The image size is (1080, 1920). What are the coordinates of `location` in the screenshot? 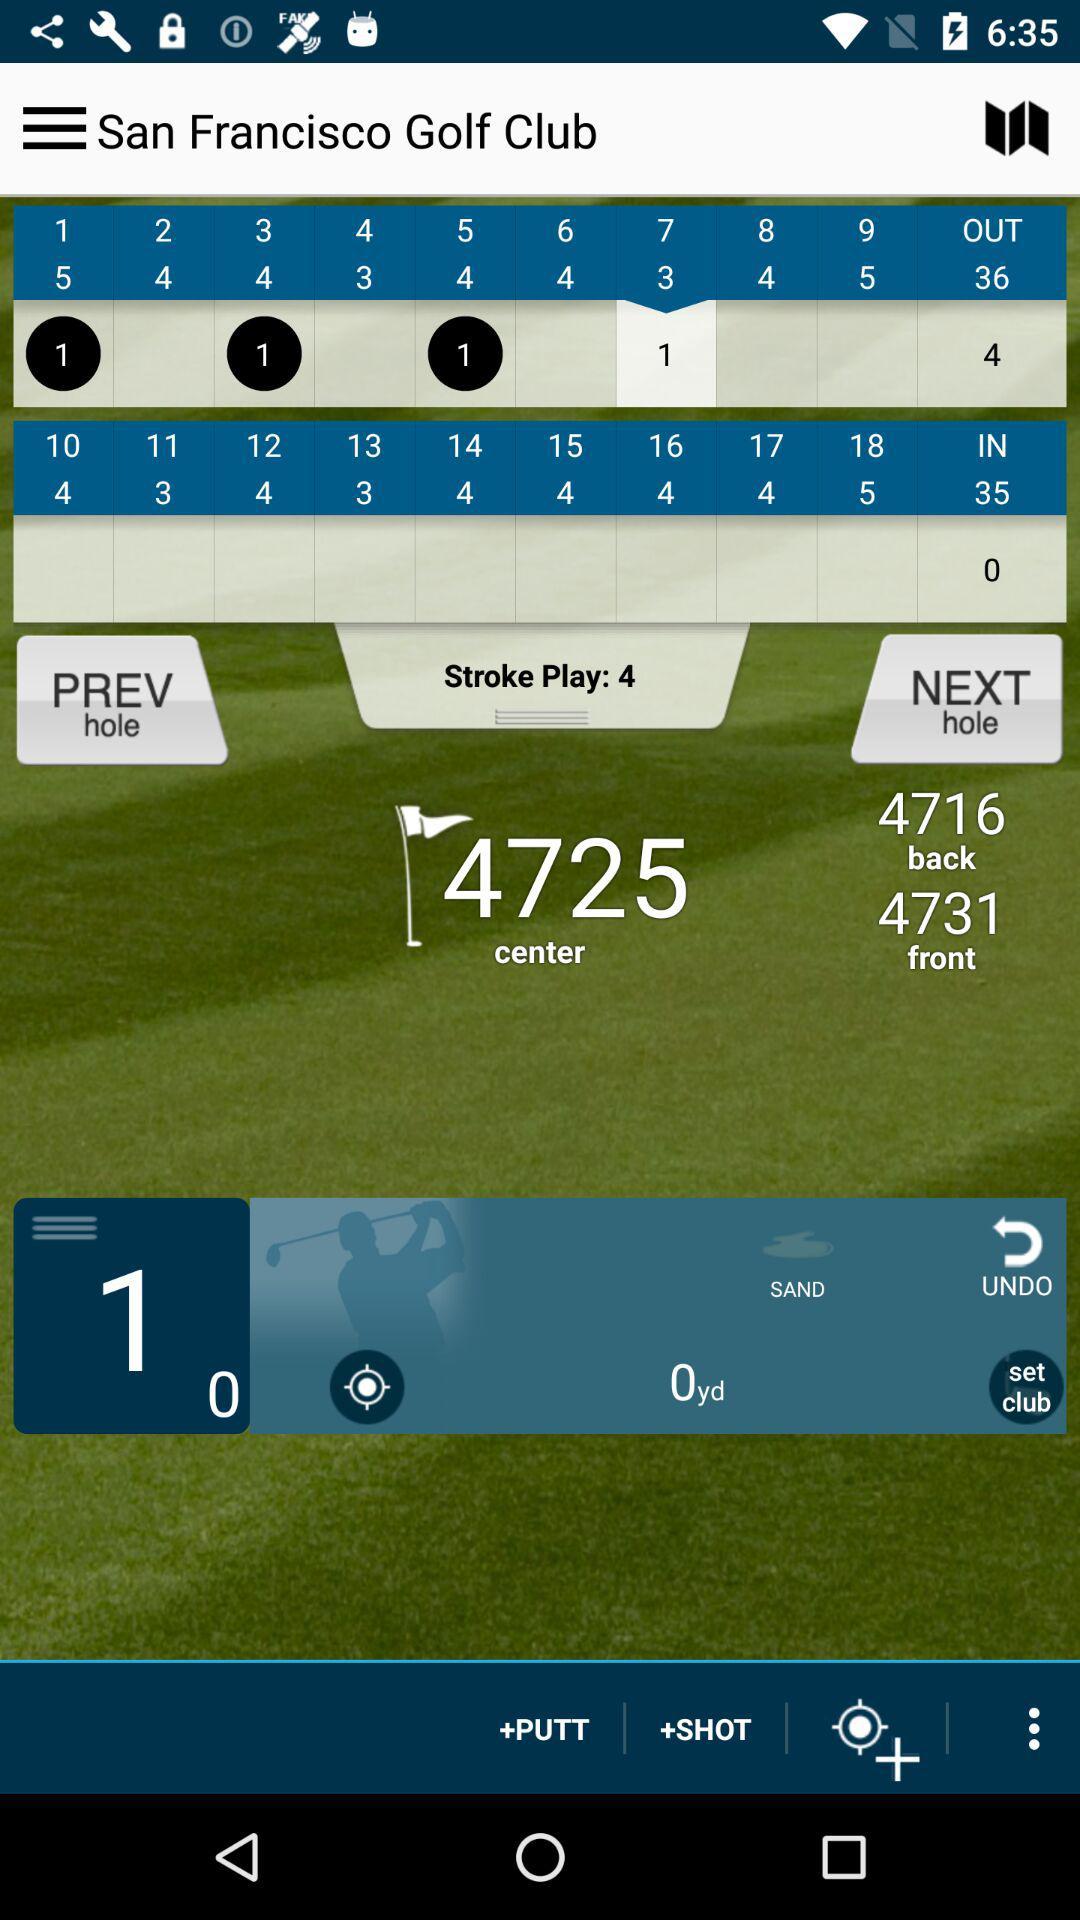 It's located at (866, 1727).